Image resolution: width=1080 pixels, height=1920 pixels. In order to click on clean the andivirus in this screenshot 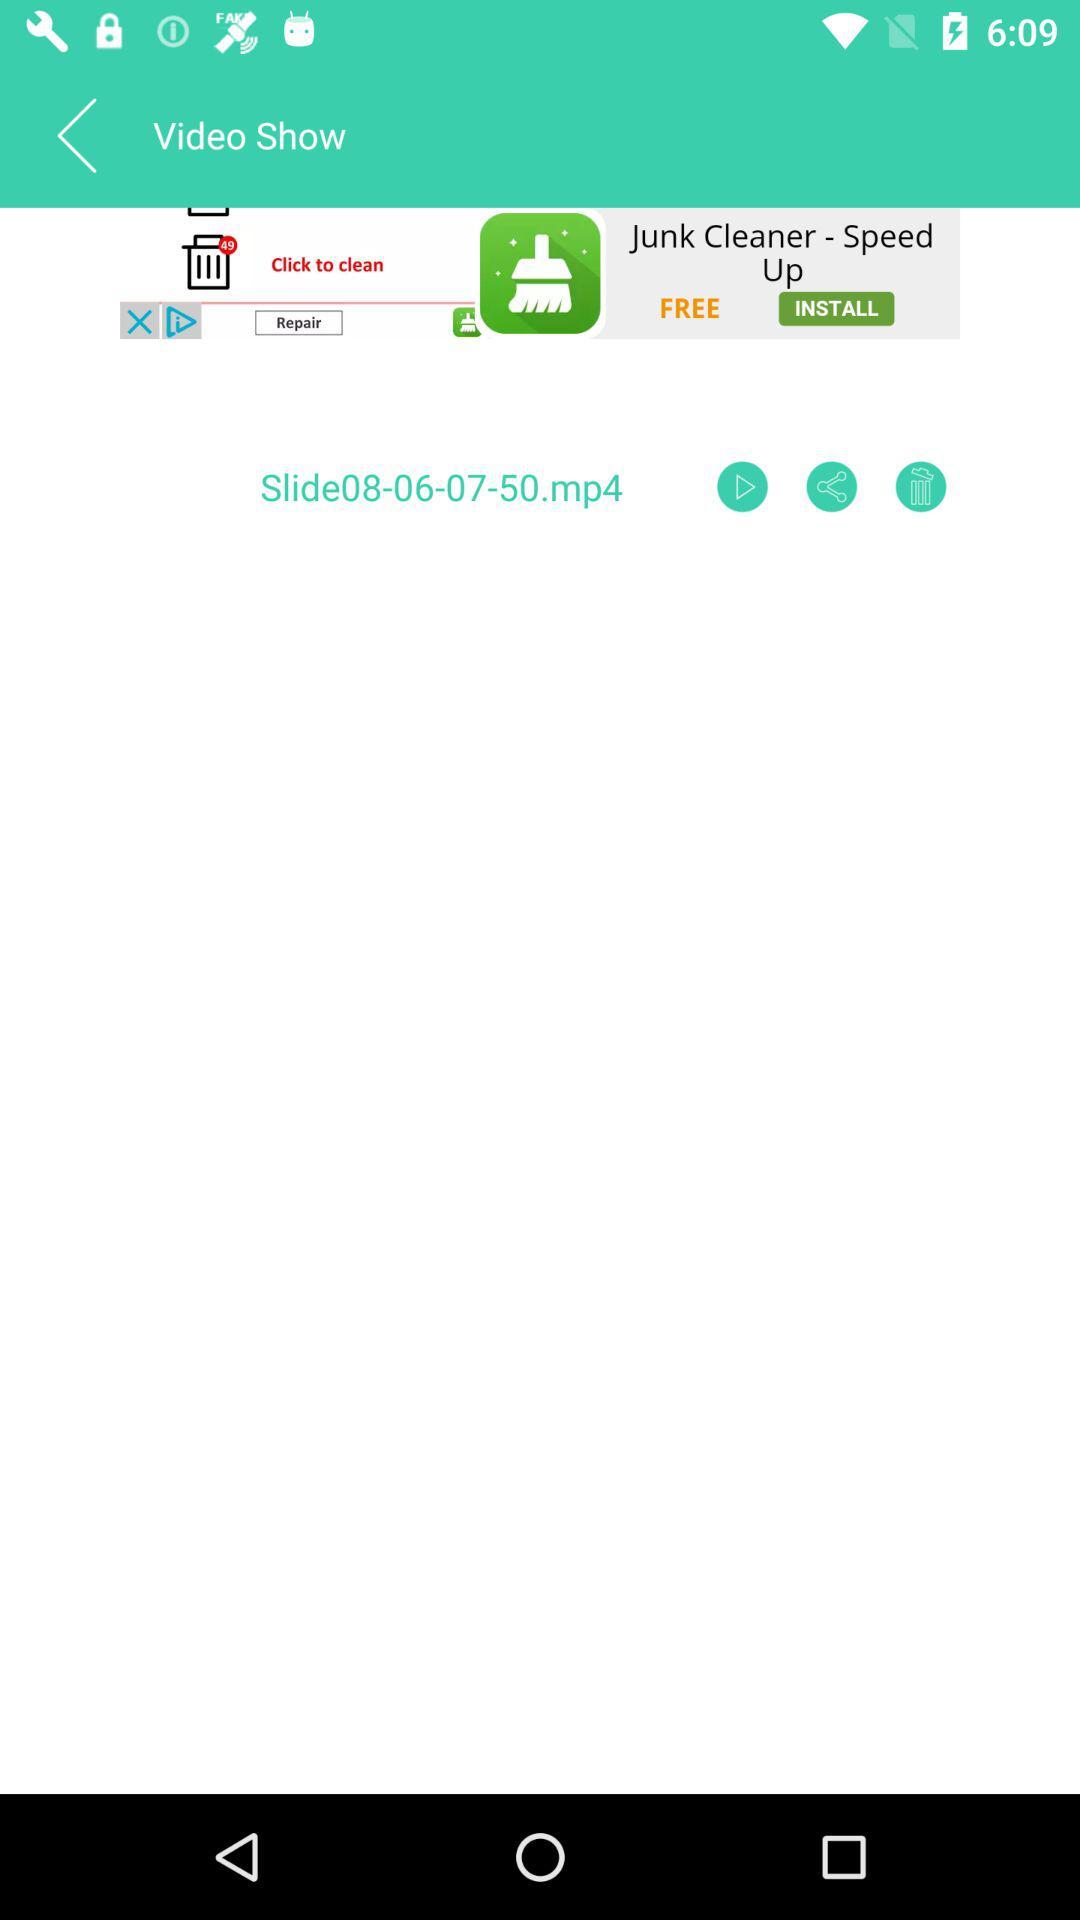, I will do `click(540, 272)`.